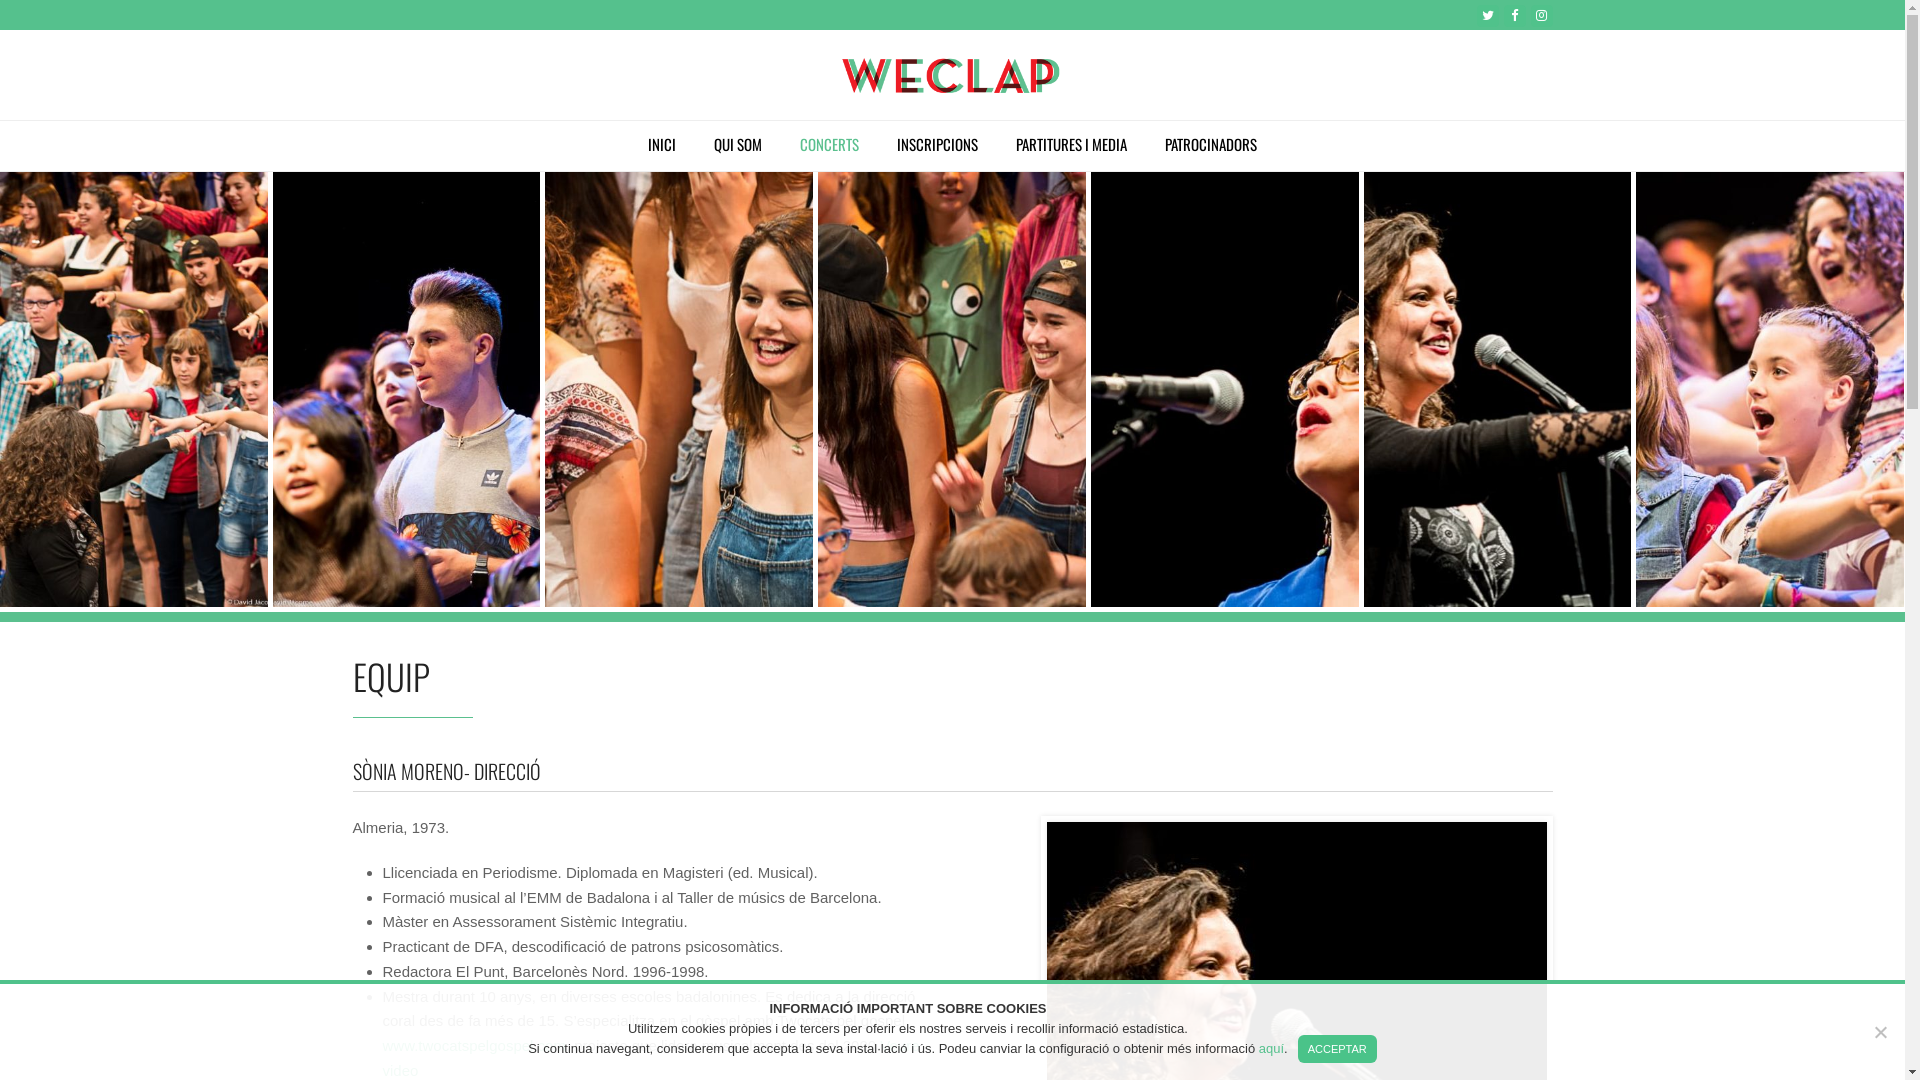  I want to click on 'PATROCINADORS', so click(1209, 145).